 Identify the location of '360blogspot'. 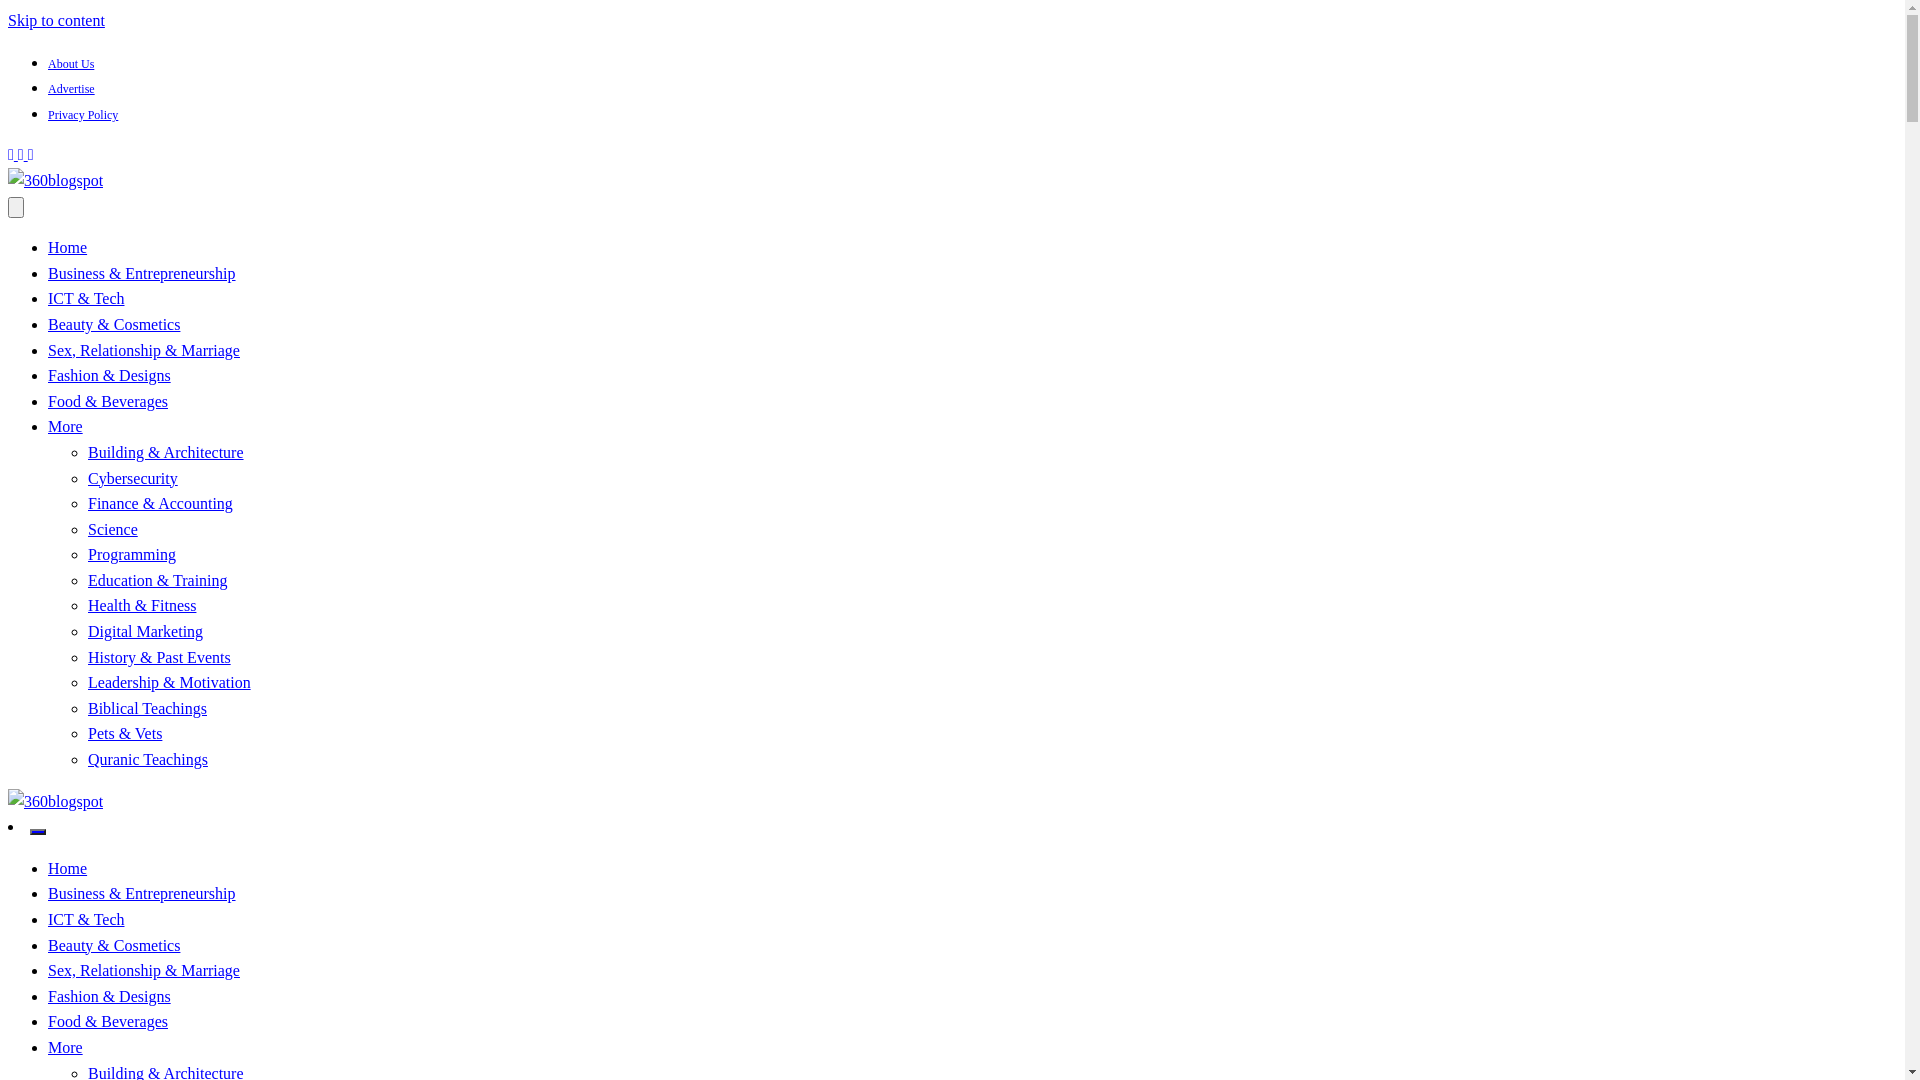
(89, 859).